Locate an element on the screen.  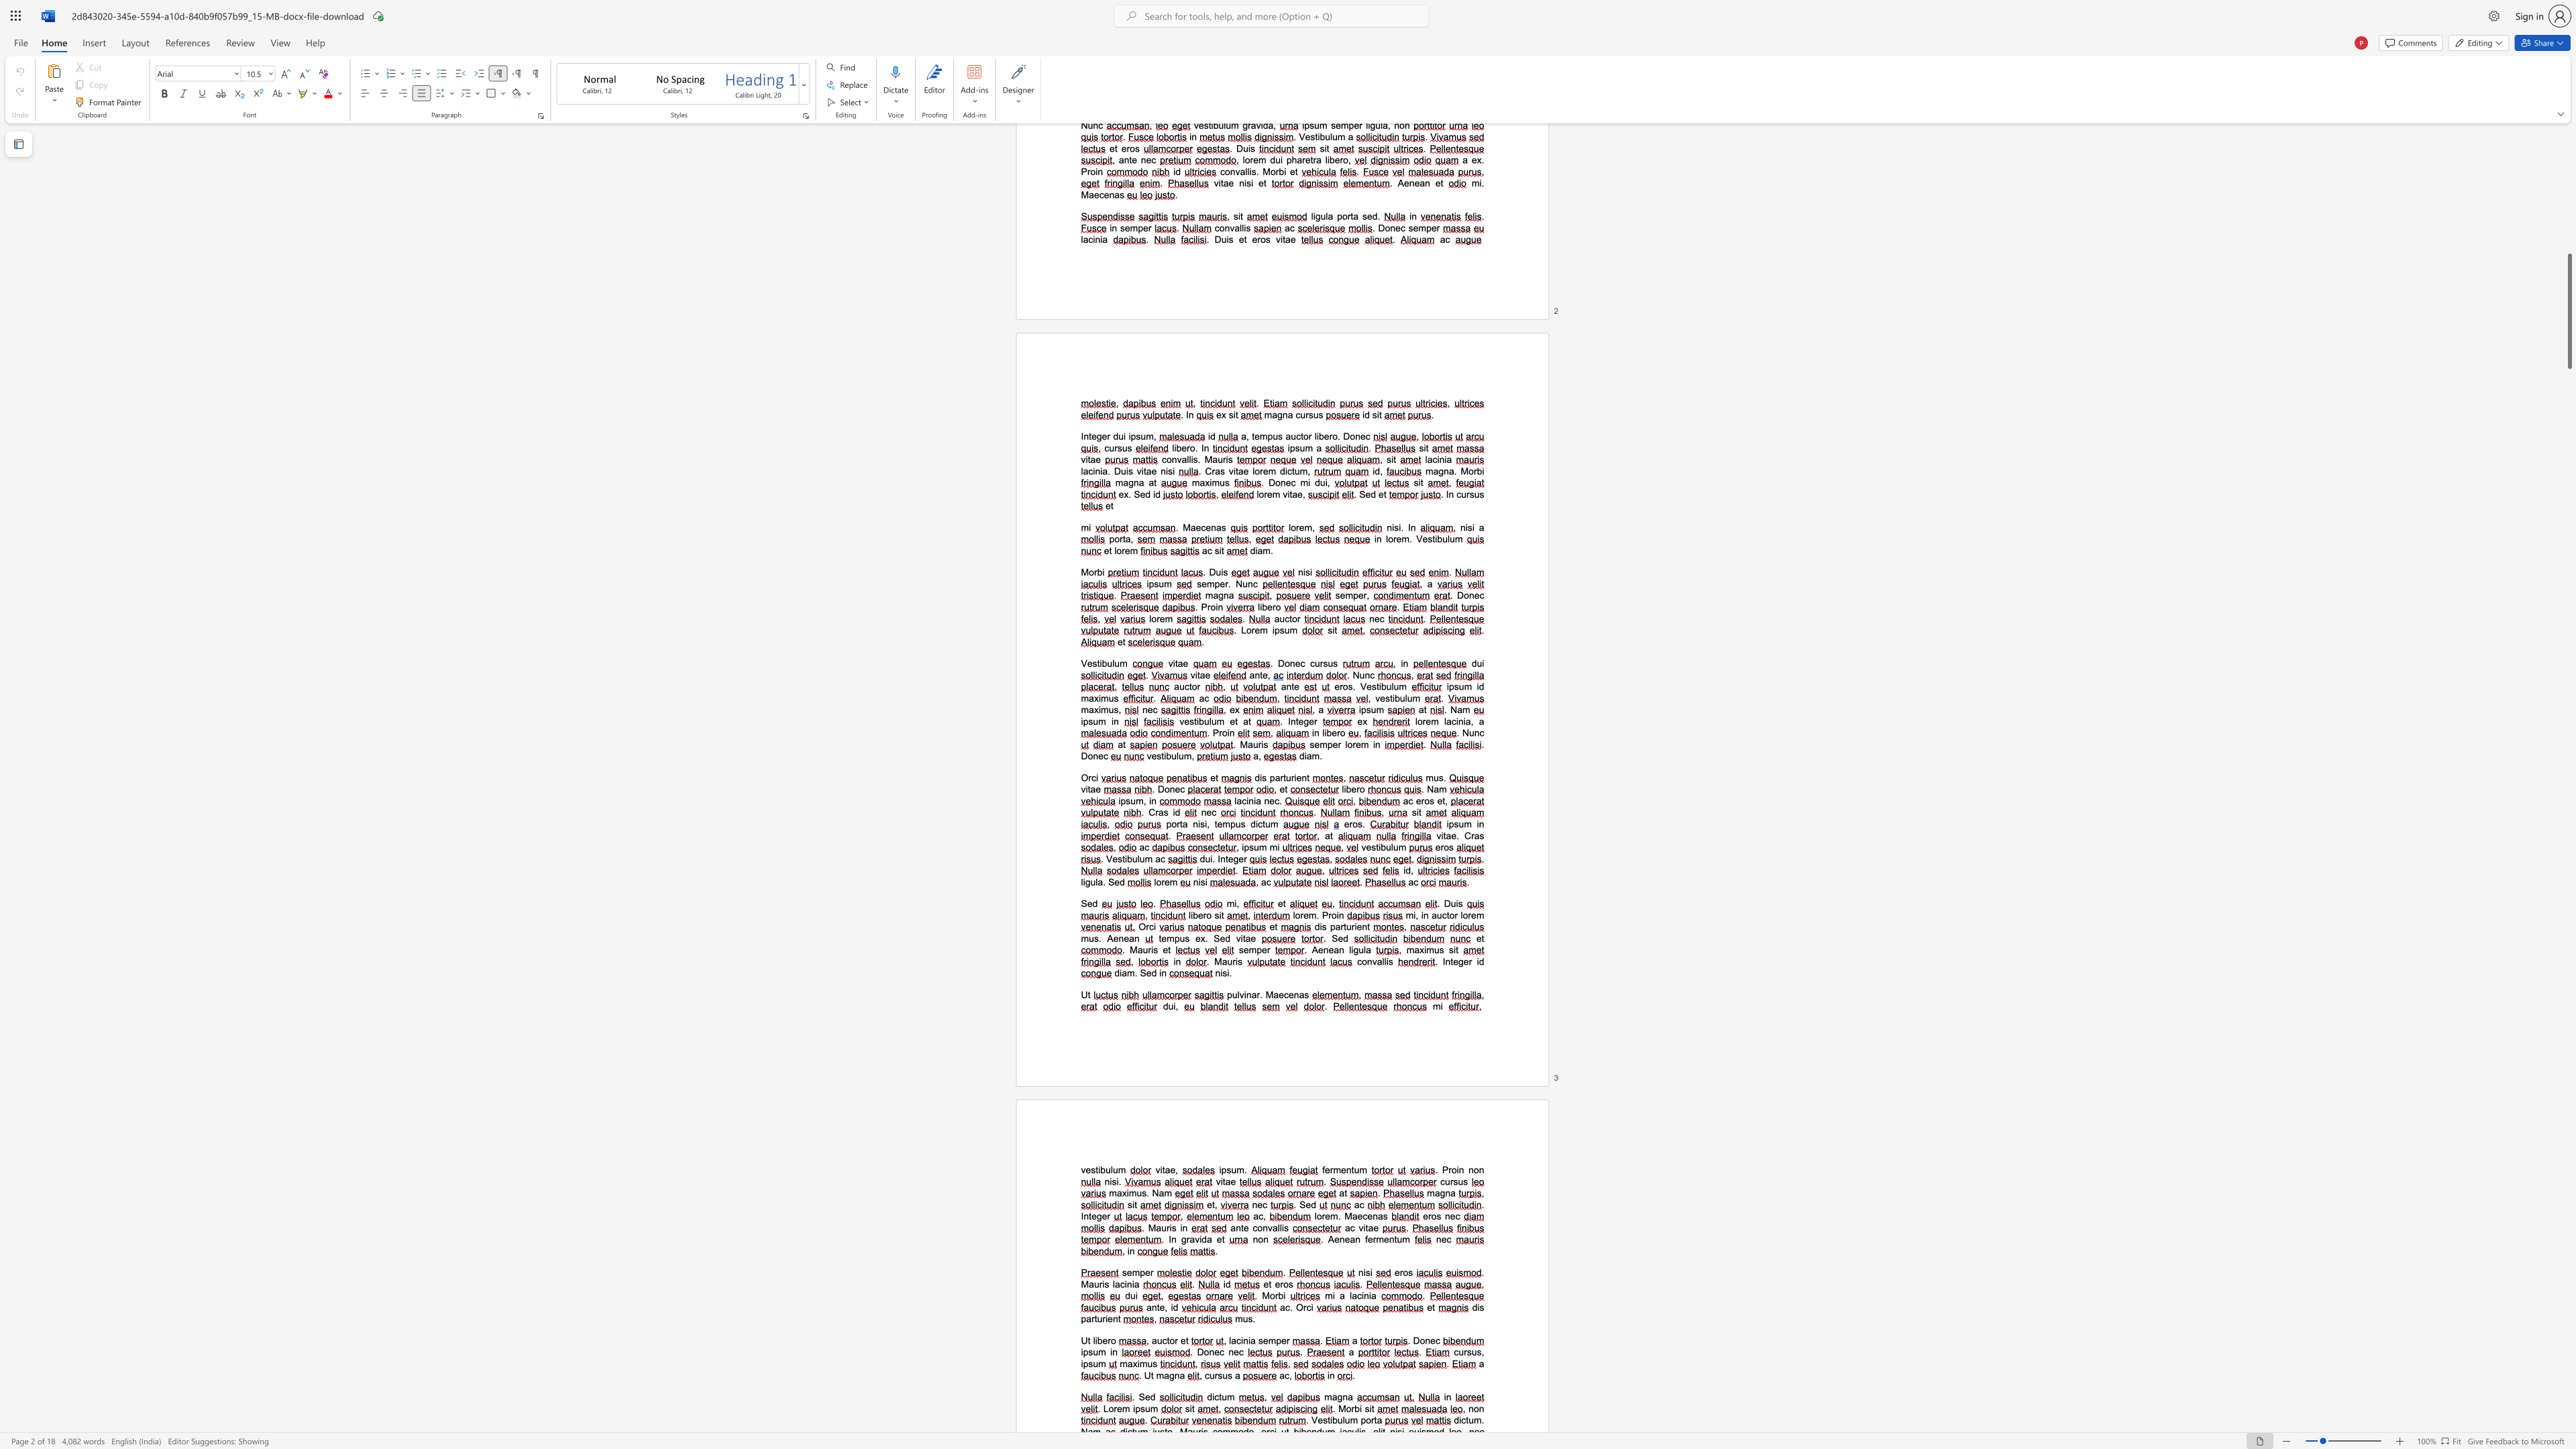
the 1th character "." in the text is located at coordinates (1279, 801).